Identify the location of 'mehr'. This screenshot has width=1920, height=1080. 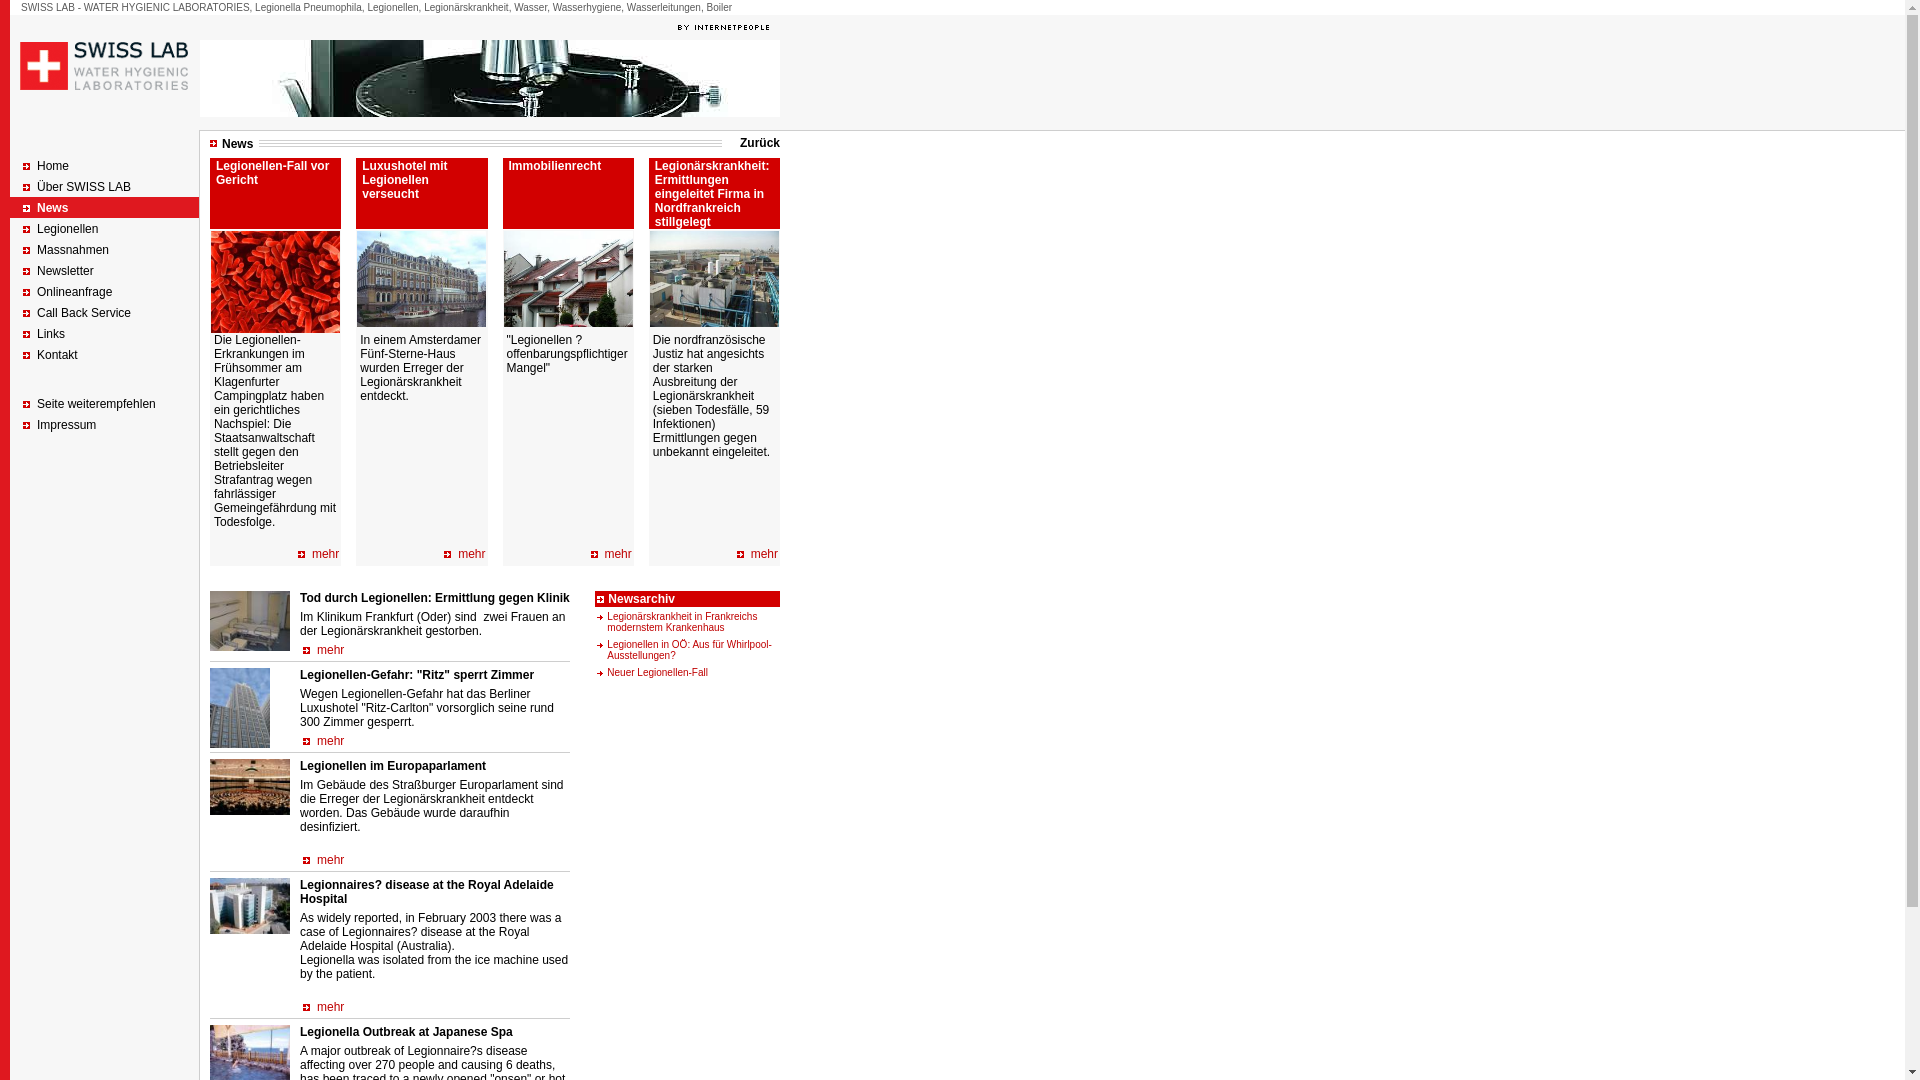
(330, 1006).